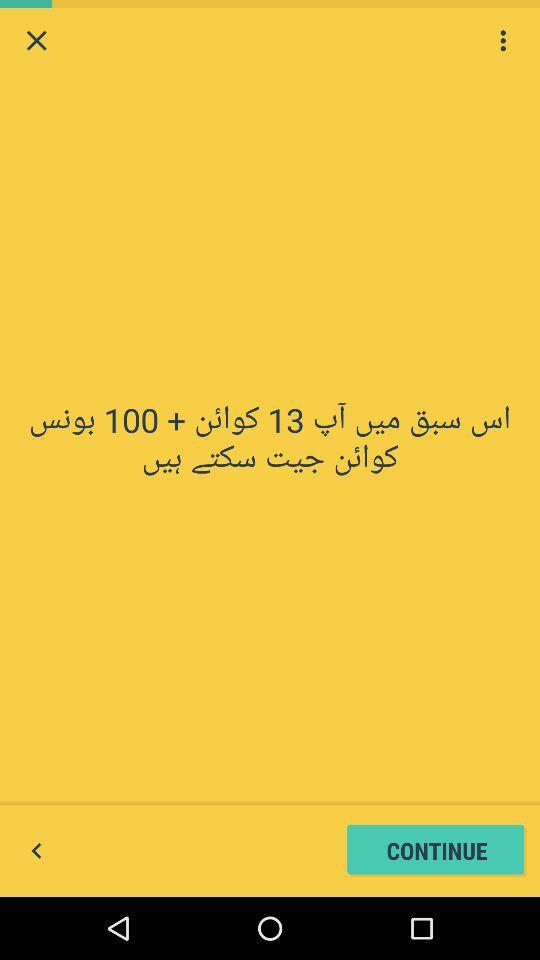 The image size is (540, 960). Describe the element at coordinates (436, 849) in the screenshot. I see `the item at the bottom right corner` at that location.